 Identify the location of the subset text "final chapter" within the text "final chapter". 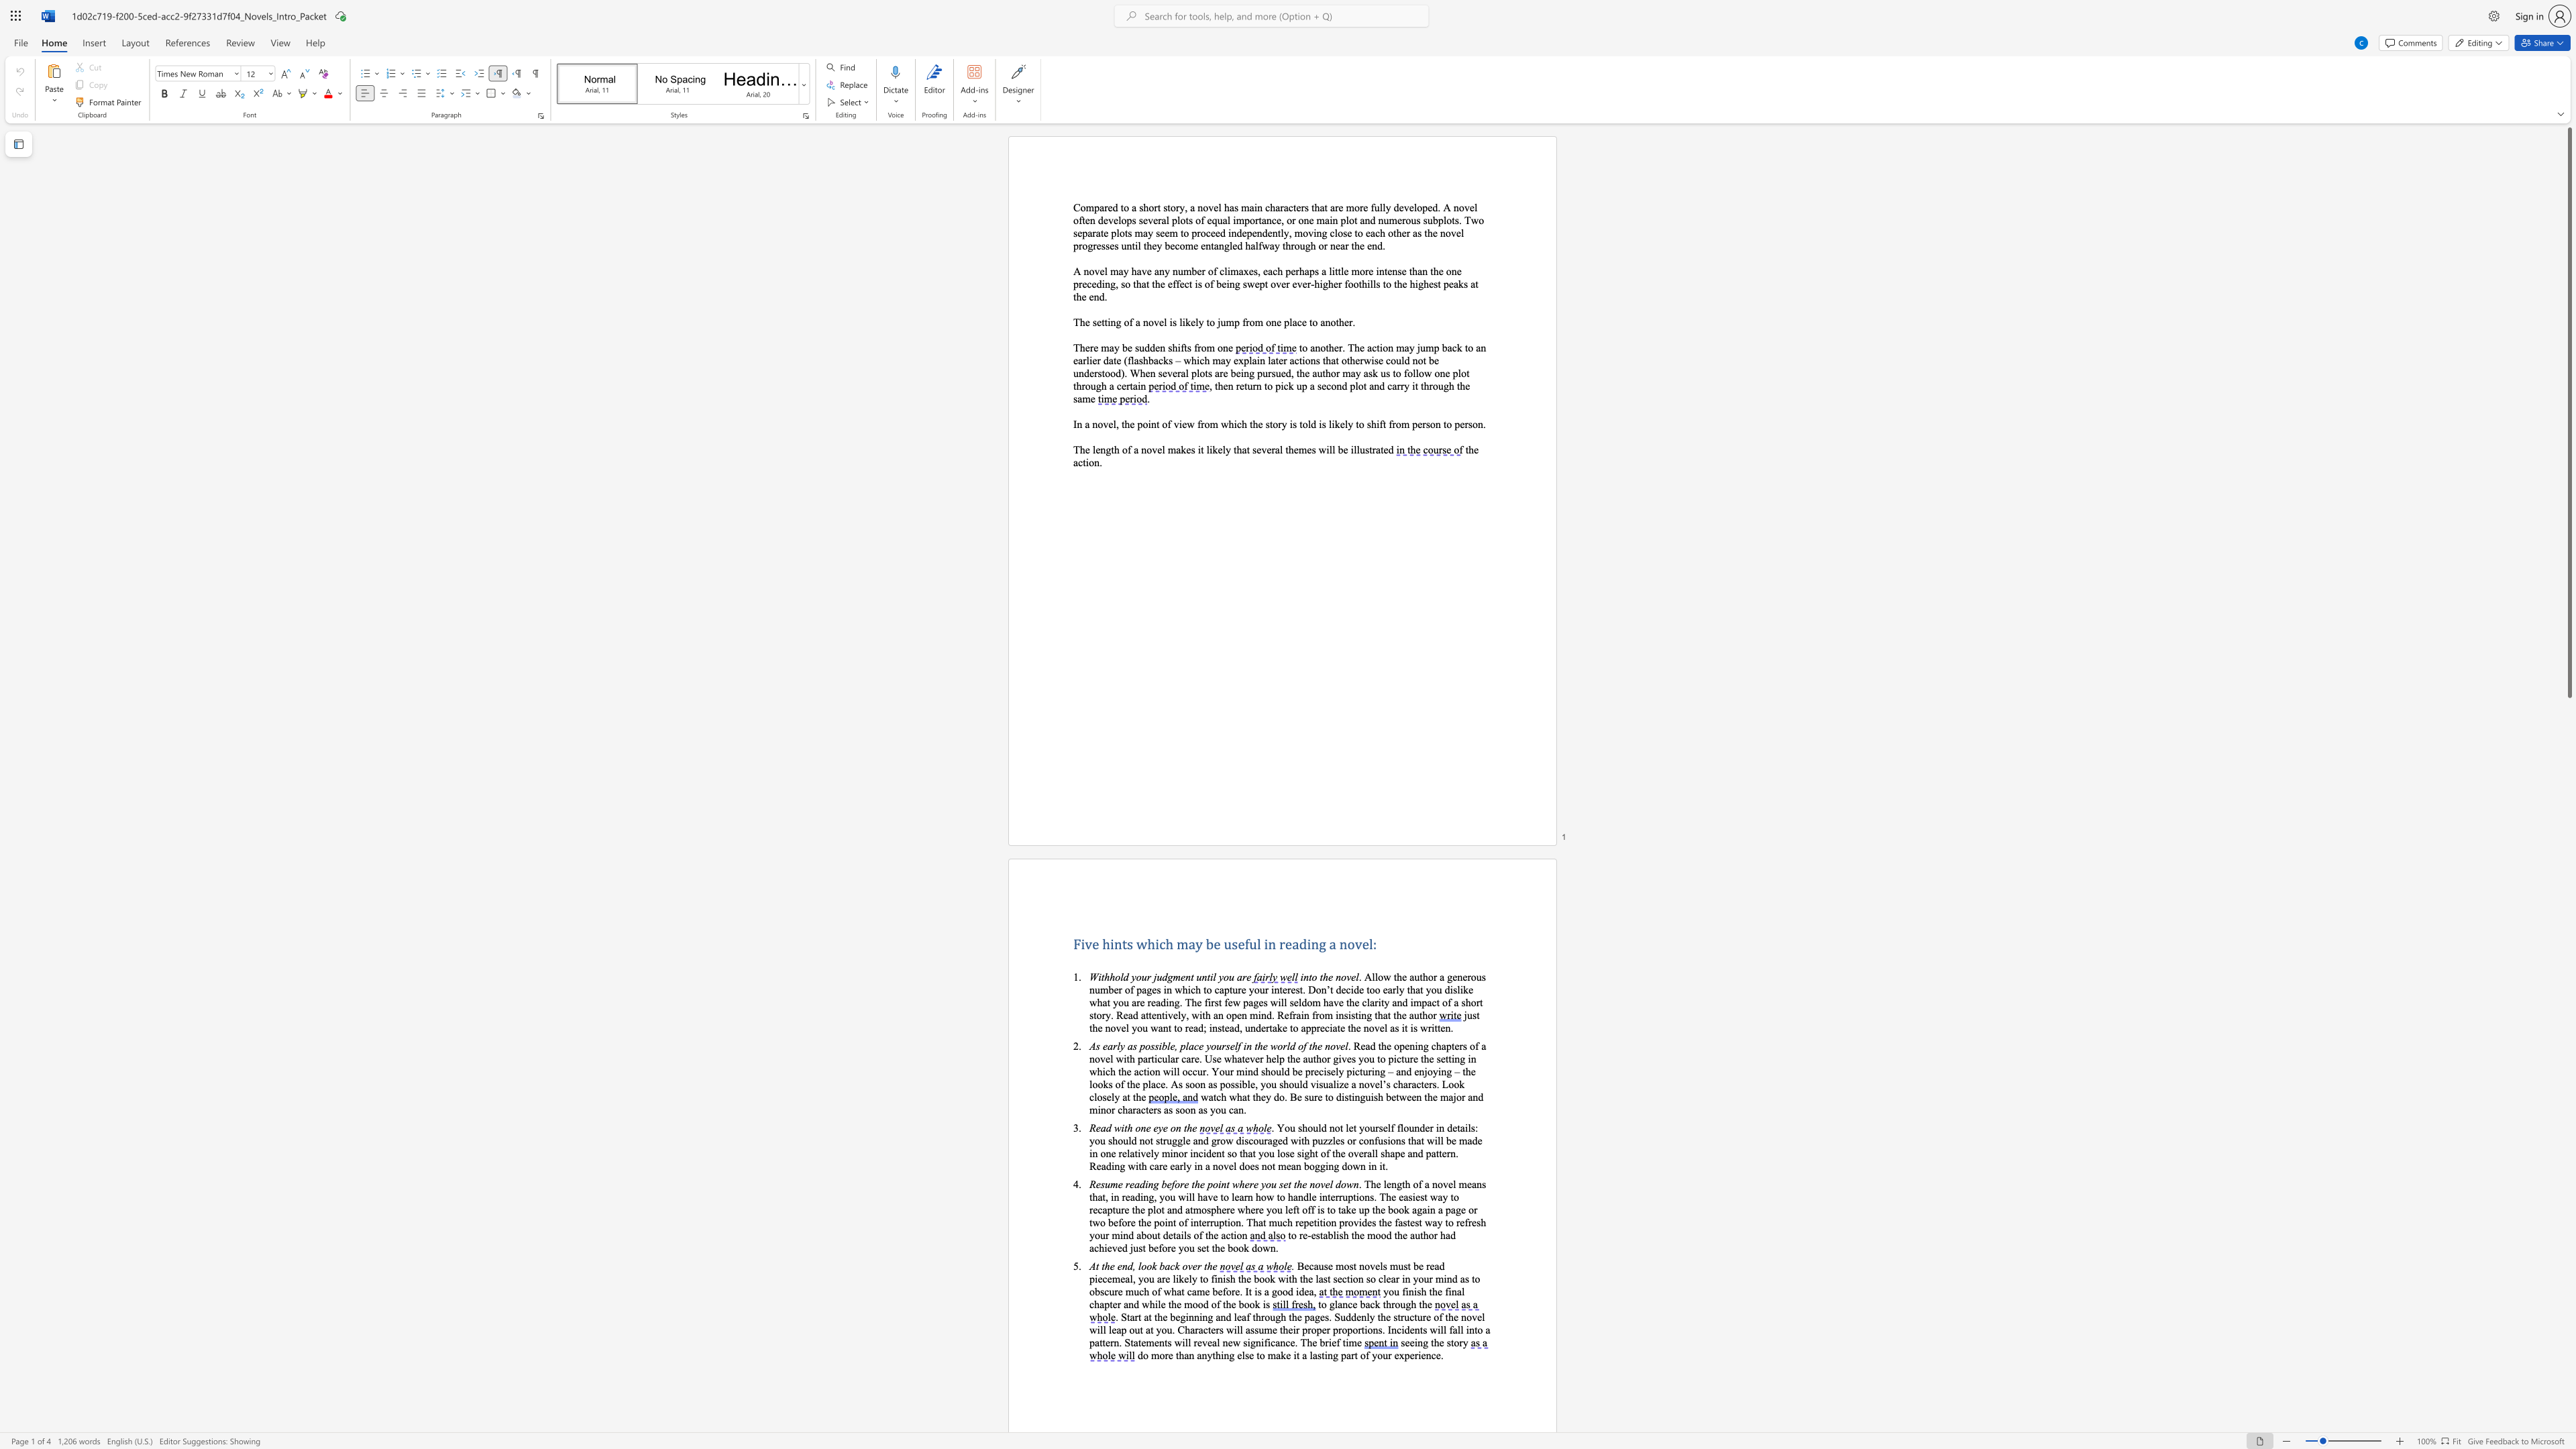
(1444, 1291).